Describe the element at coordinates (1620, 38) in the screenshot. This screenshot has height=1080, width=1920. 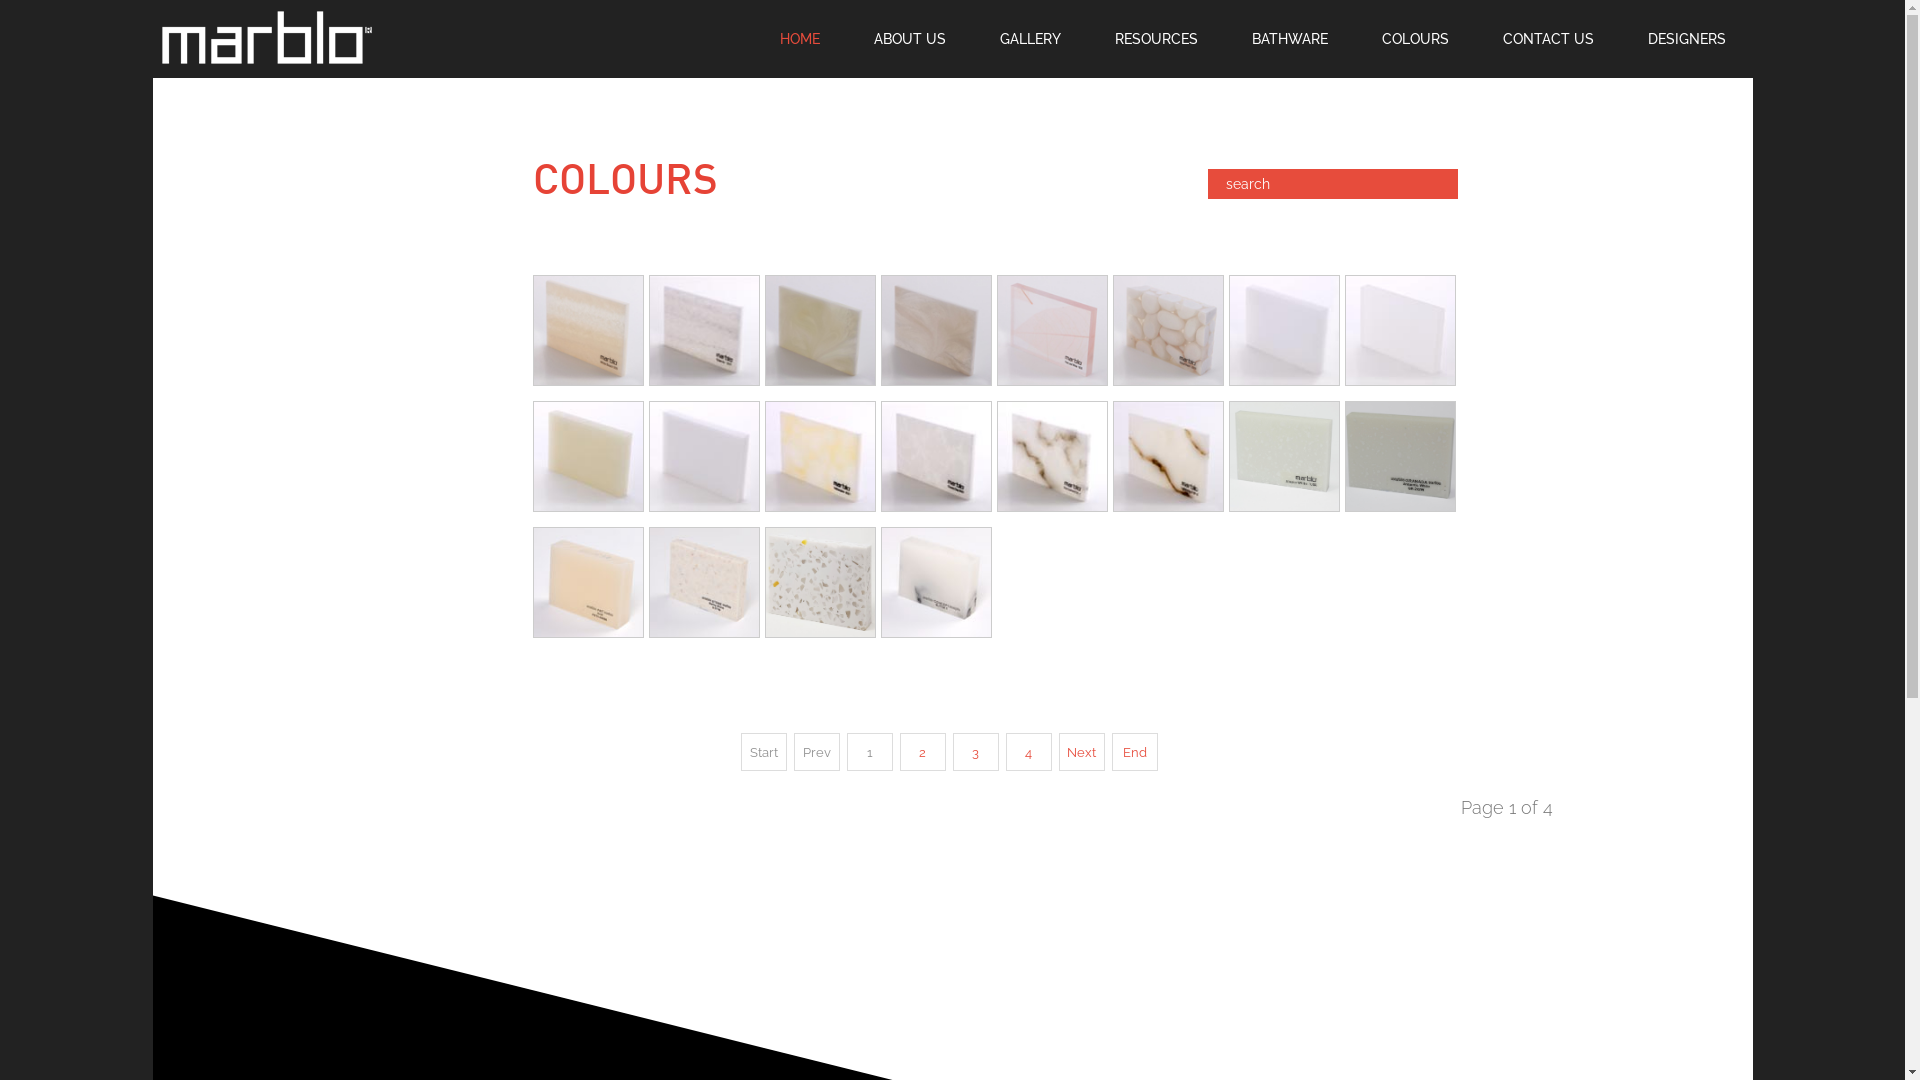
I see `'DESIGNERS'` at that location.